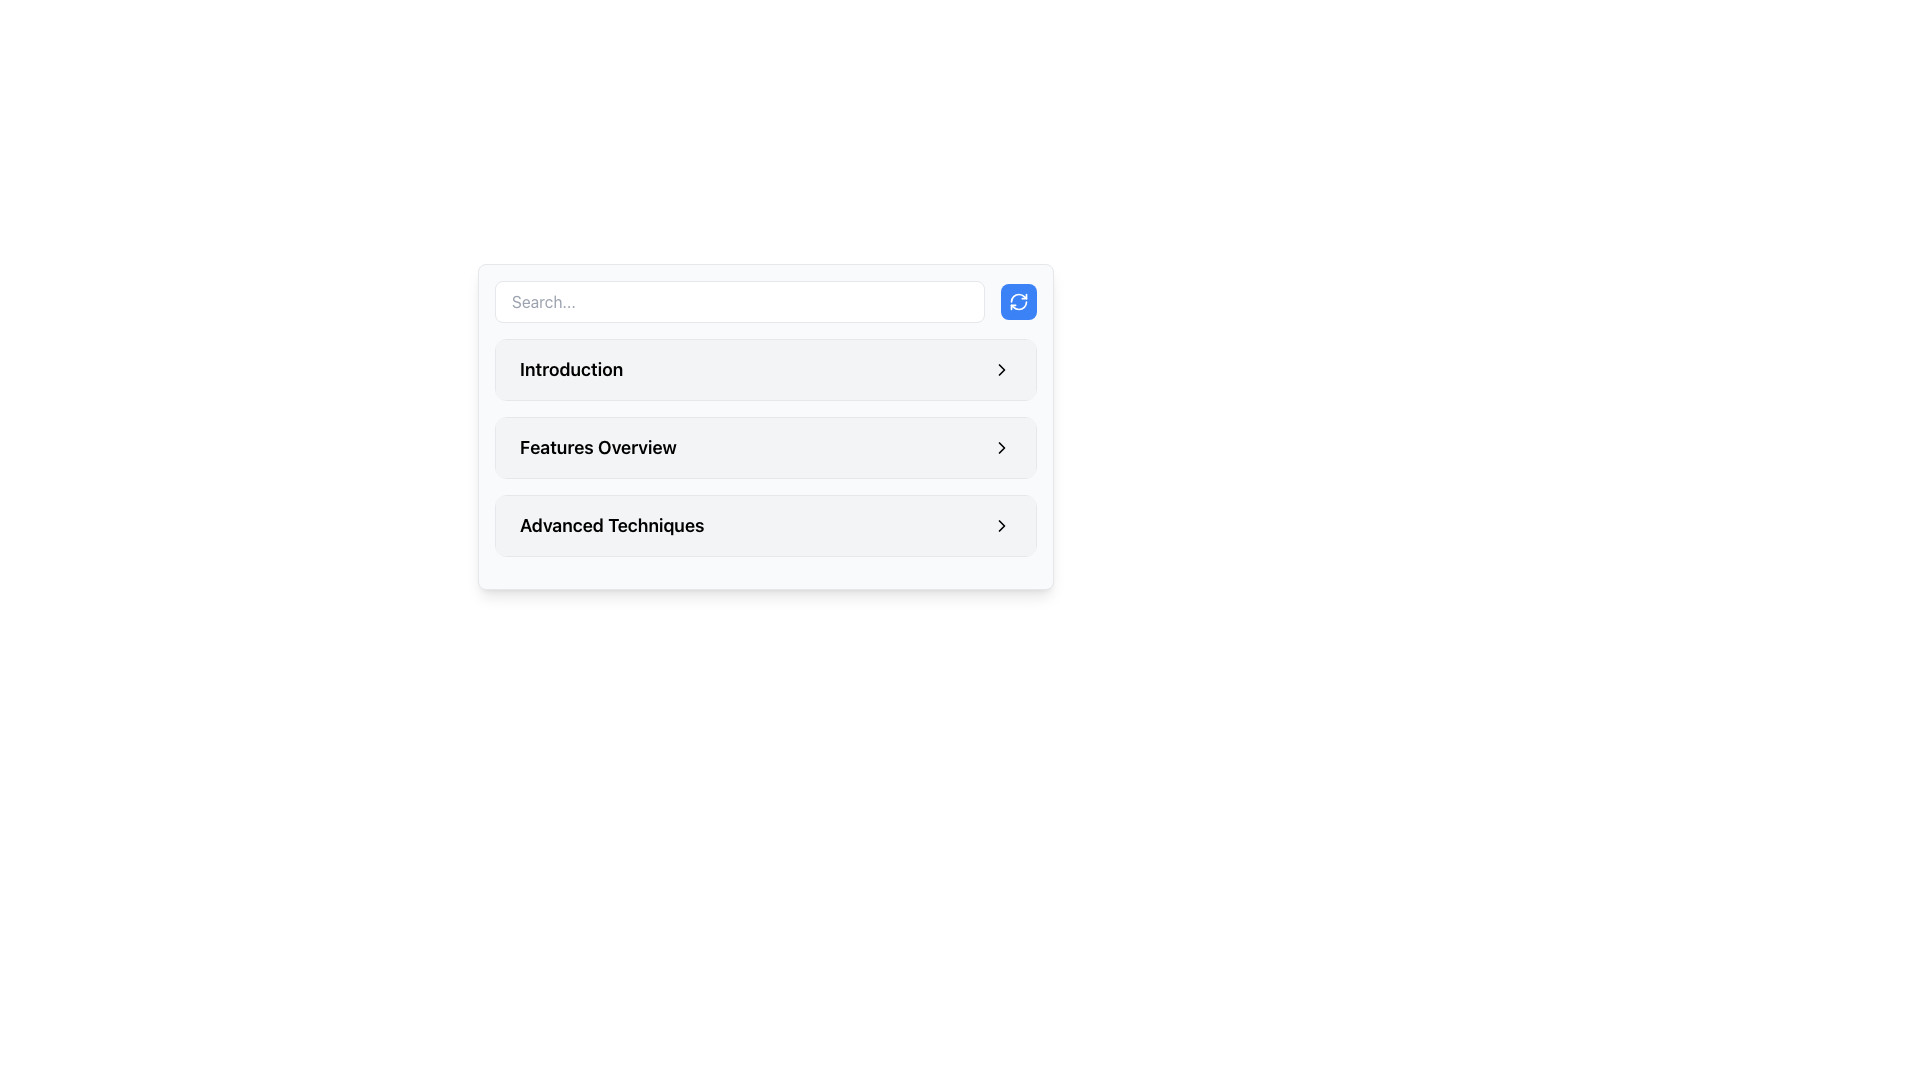 The height and width of the screenshot is (1080, 1920). What do you see at coordinates (765, 446) in the screenshot?
I see `the 'Features Overview' button, which is the second item in a vertical list of navigational buttons located between 'Introduction' and 'Advanced Techniques'` at bounding box center [765, 446].